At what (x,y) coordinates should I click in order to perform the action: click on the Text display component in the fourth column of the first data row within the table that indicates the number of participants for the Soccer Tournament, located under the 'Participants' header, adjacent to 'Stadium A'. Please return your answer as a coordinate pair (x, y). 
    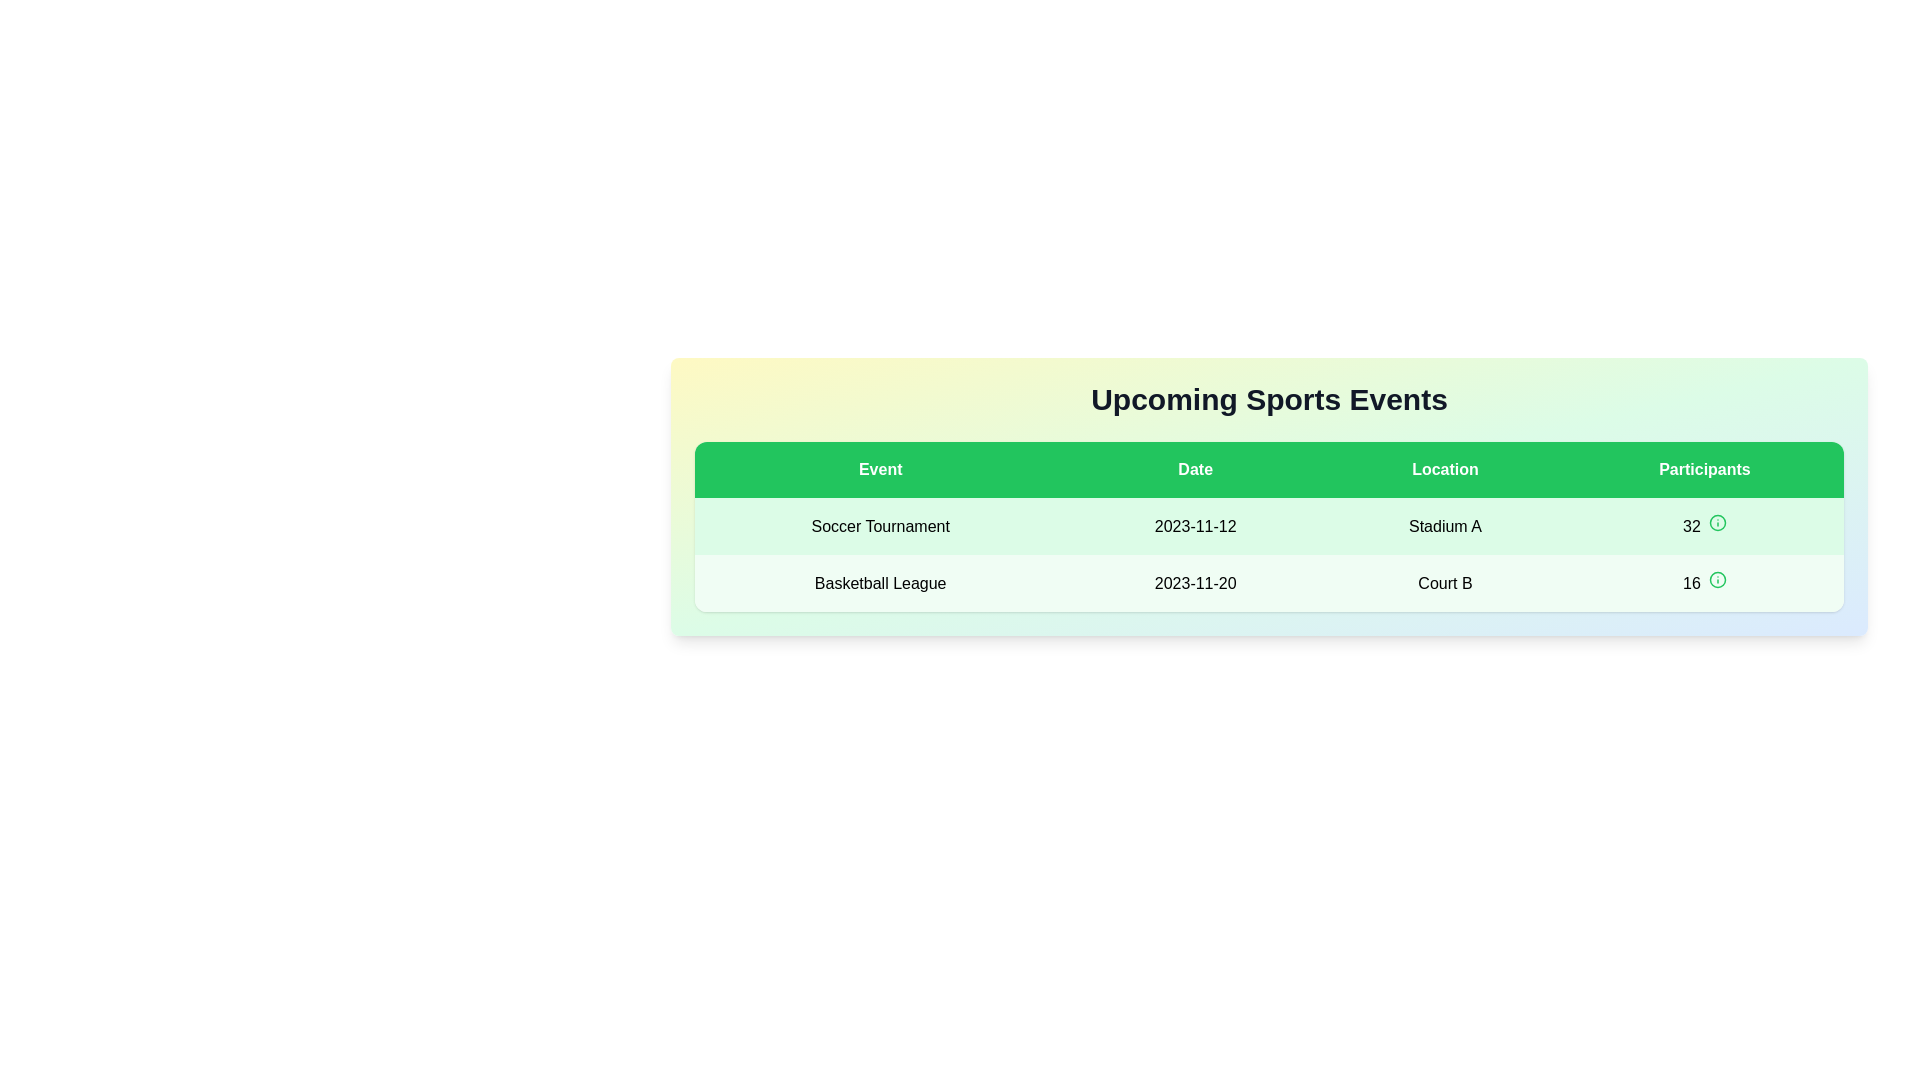
    Looking at the image, I should click on (1703, 525).